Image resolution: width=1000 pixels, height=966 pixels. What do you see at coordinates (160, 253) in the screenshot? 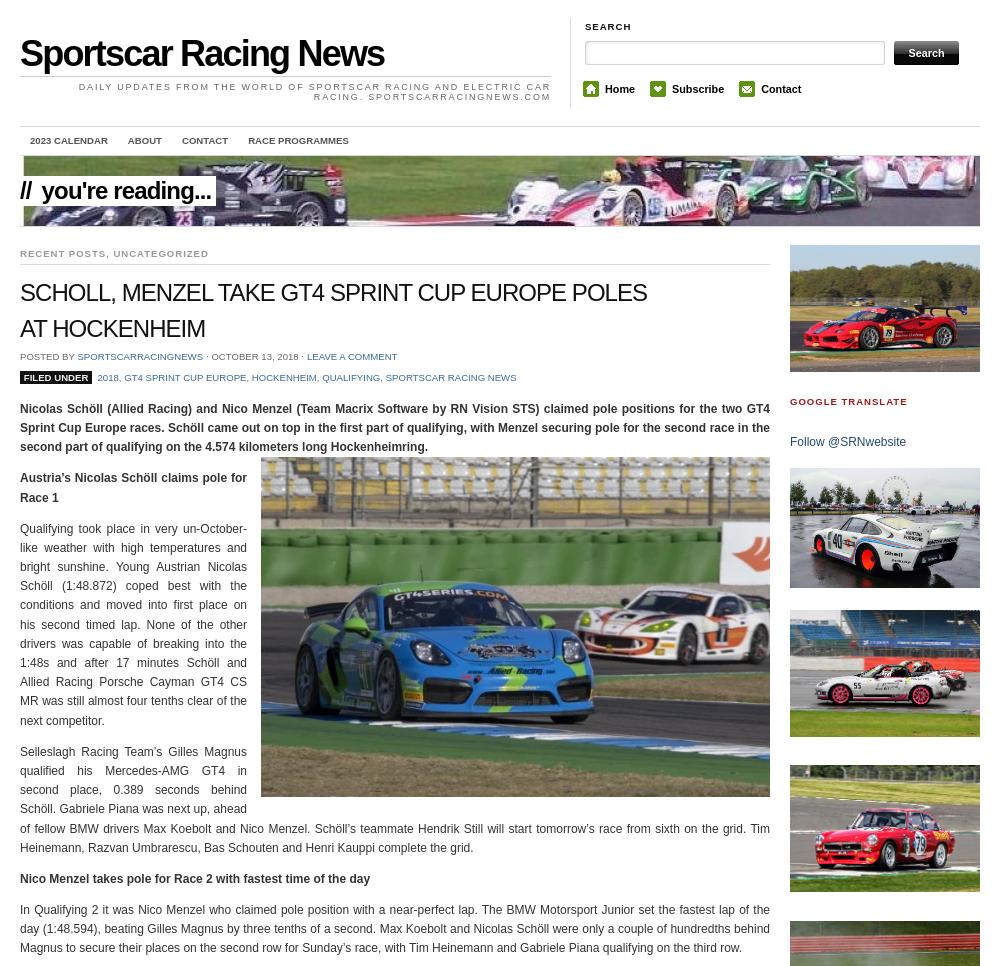
I see `'Uncategorized'` at bounding box center [160, 253].